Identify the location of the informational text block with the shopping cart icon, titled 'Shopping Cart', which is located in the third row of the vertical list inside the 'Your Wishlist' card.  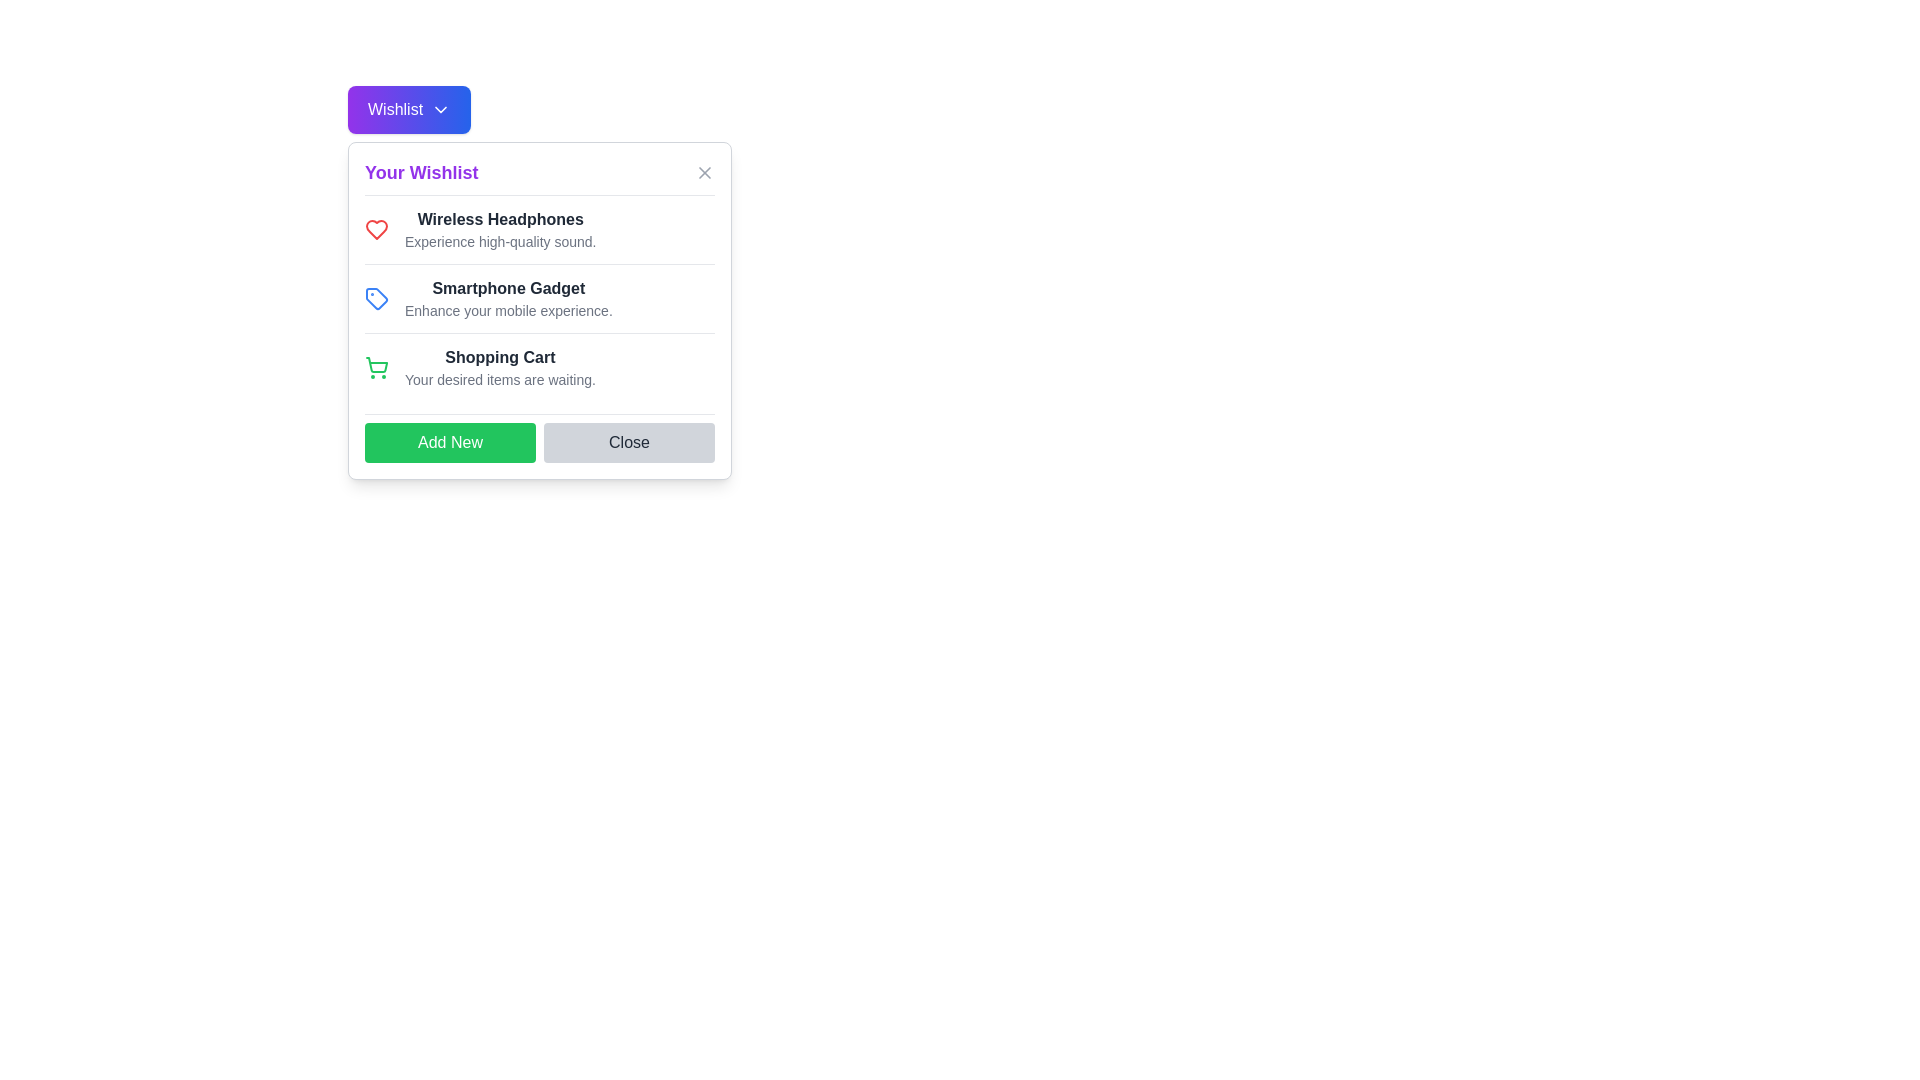
(539, 367).